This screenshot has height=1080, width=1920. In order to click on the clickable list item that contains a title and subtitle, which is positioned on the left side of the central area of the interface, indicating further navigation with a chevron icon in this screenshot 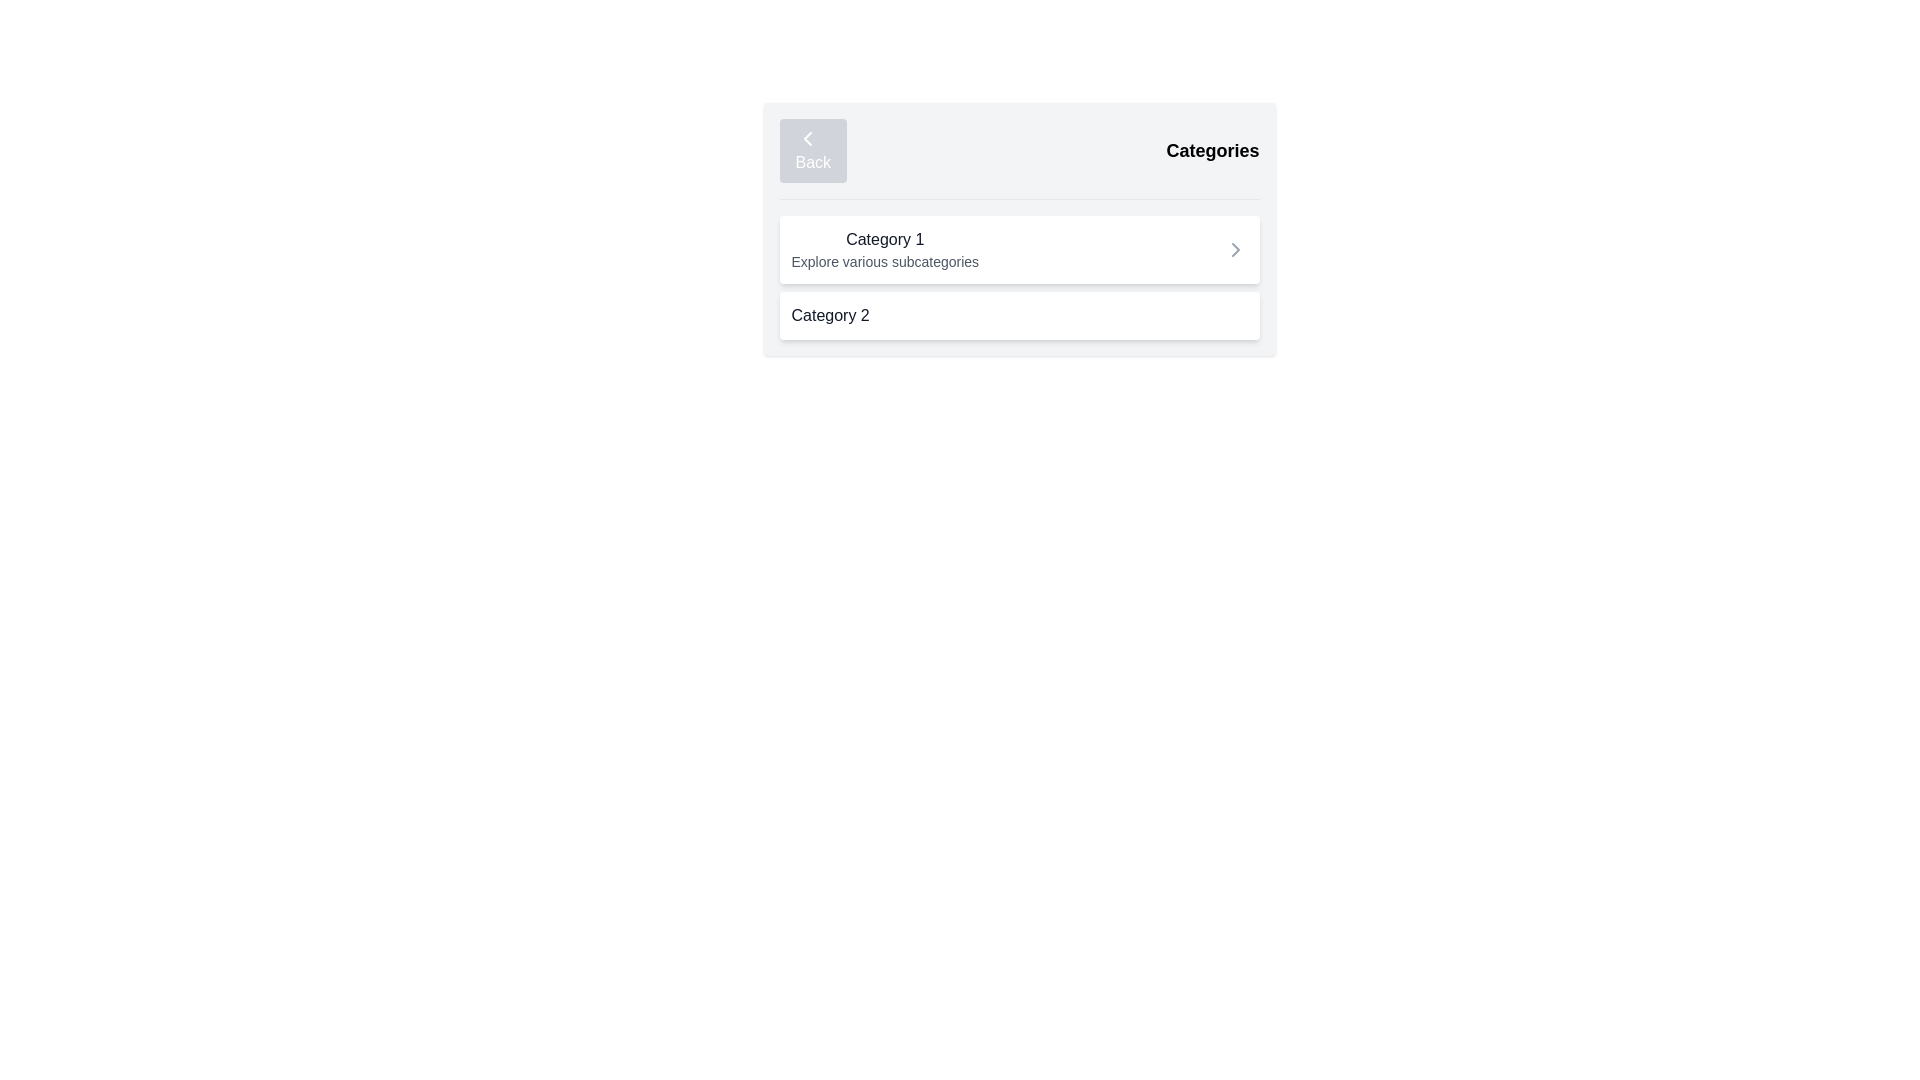, I will do `click(884, 249)`.